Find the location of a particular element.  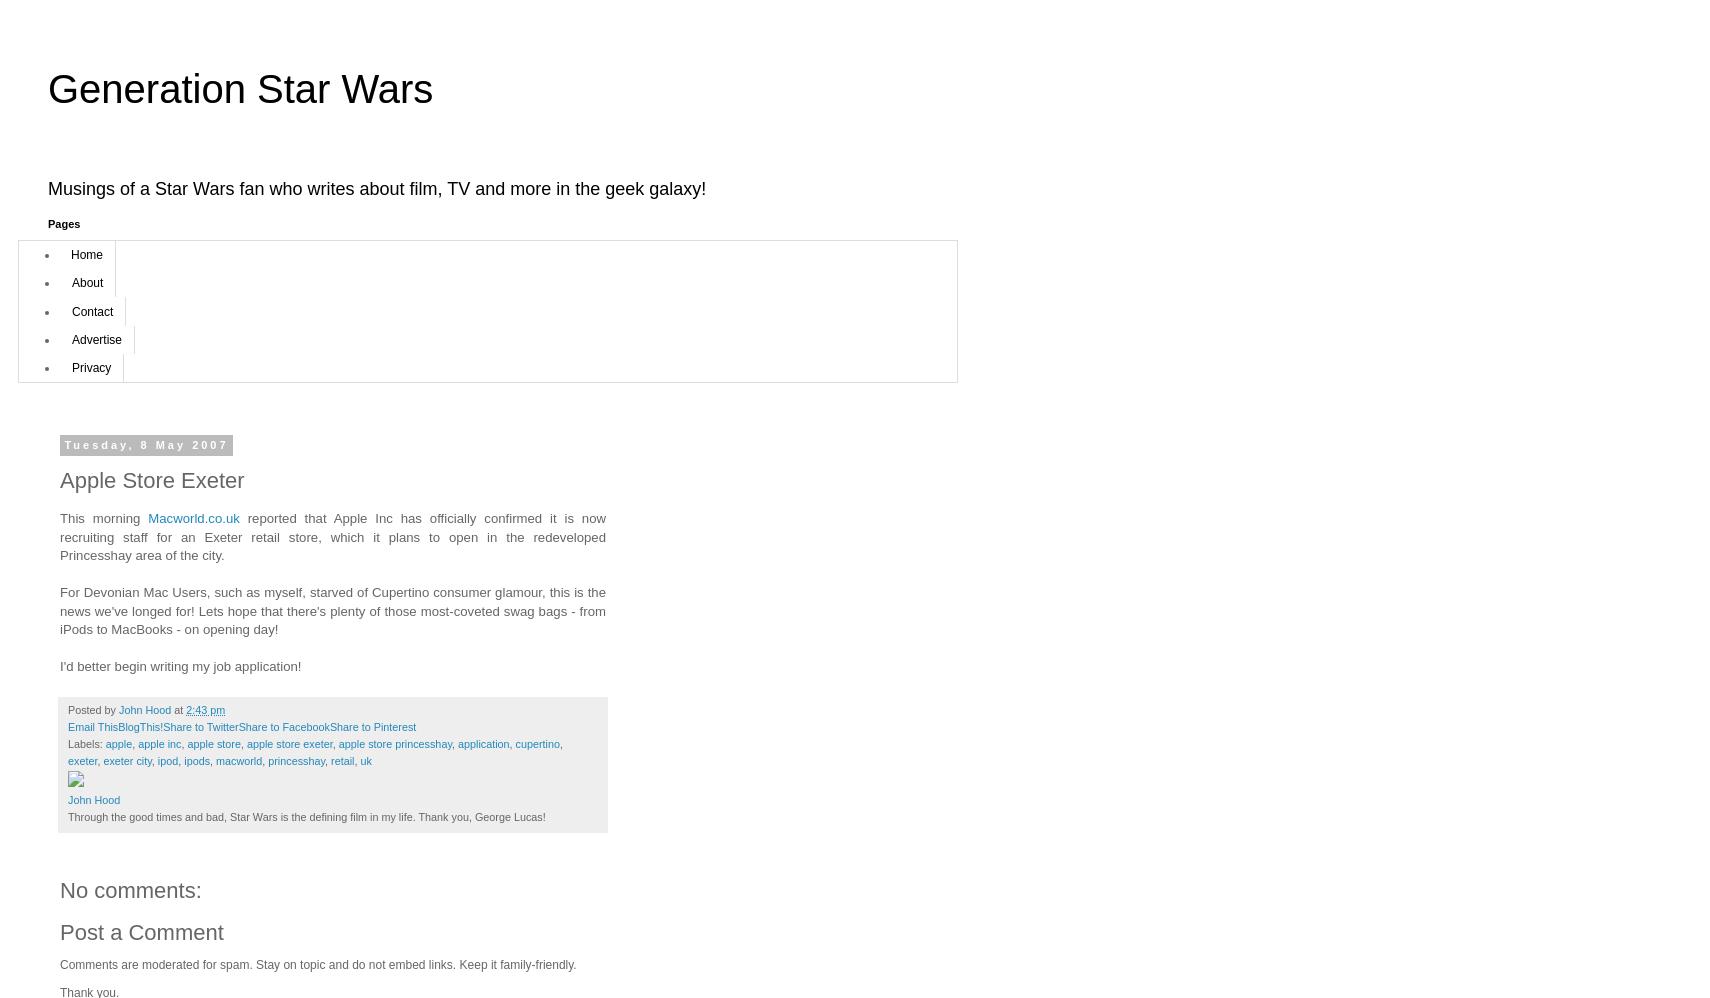

'Privacy' is located at coordinates (70, 366).